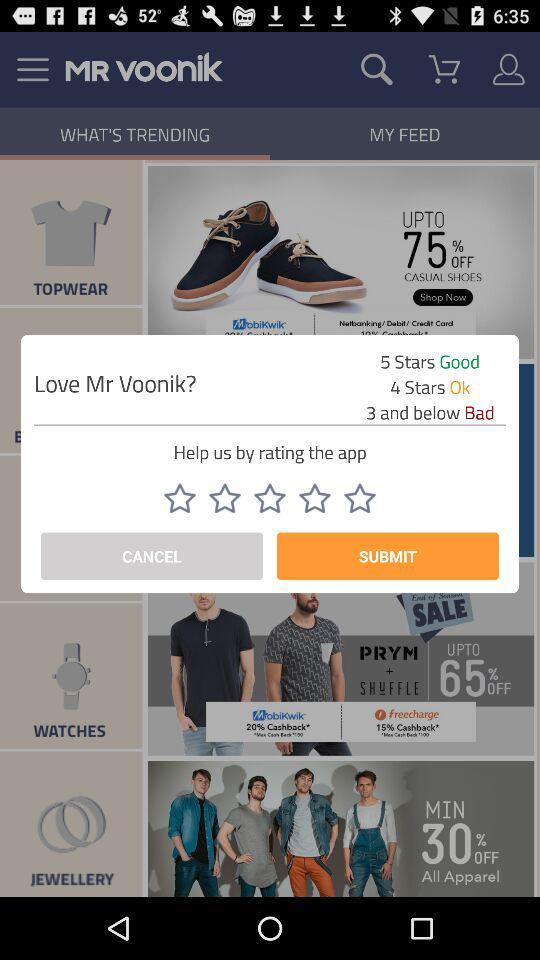  What do you see at coordinates (387, 556) in the screenshot?
I see `button to the right of the cancel button` at bounding box center [387, 556].